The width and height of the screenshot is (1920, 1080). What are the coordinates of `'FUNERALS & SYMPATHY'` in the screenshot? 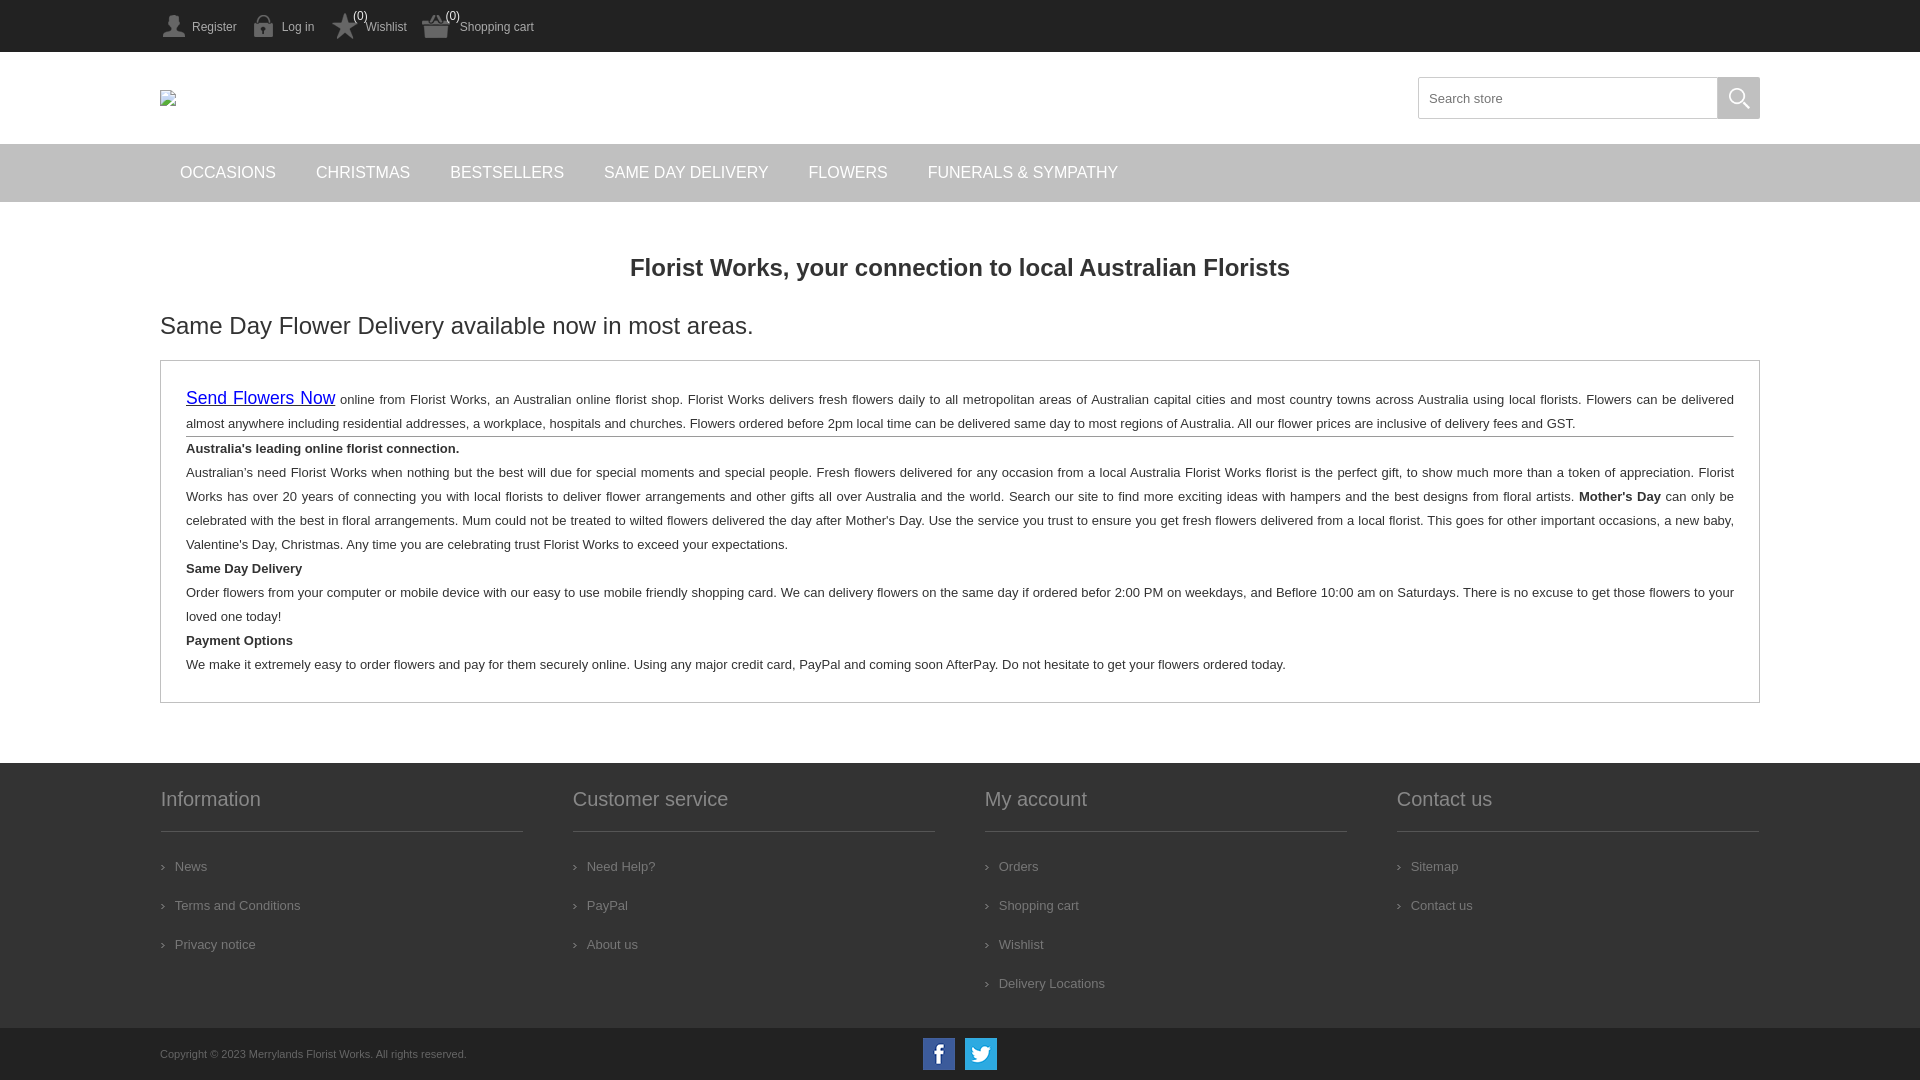 It's located at (1023, 172).